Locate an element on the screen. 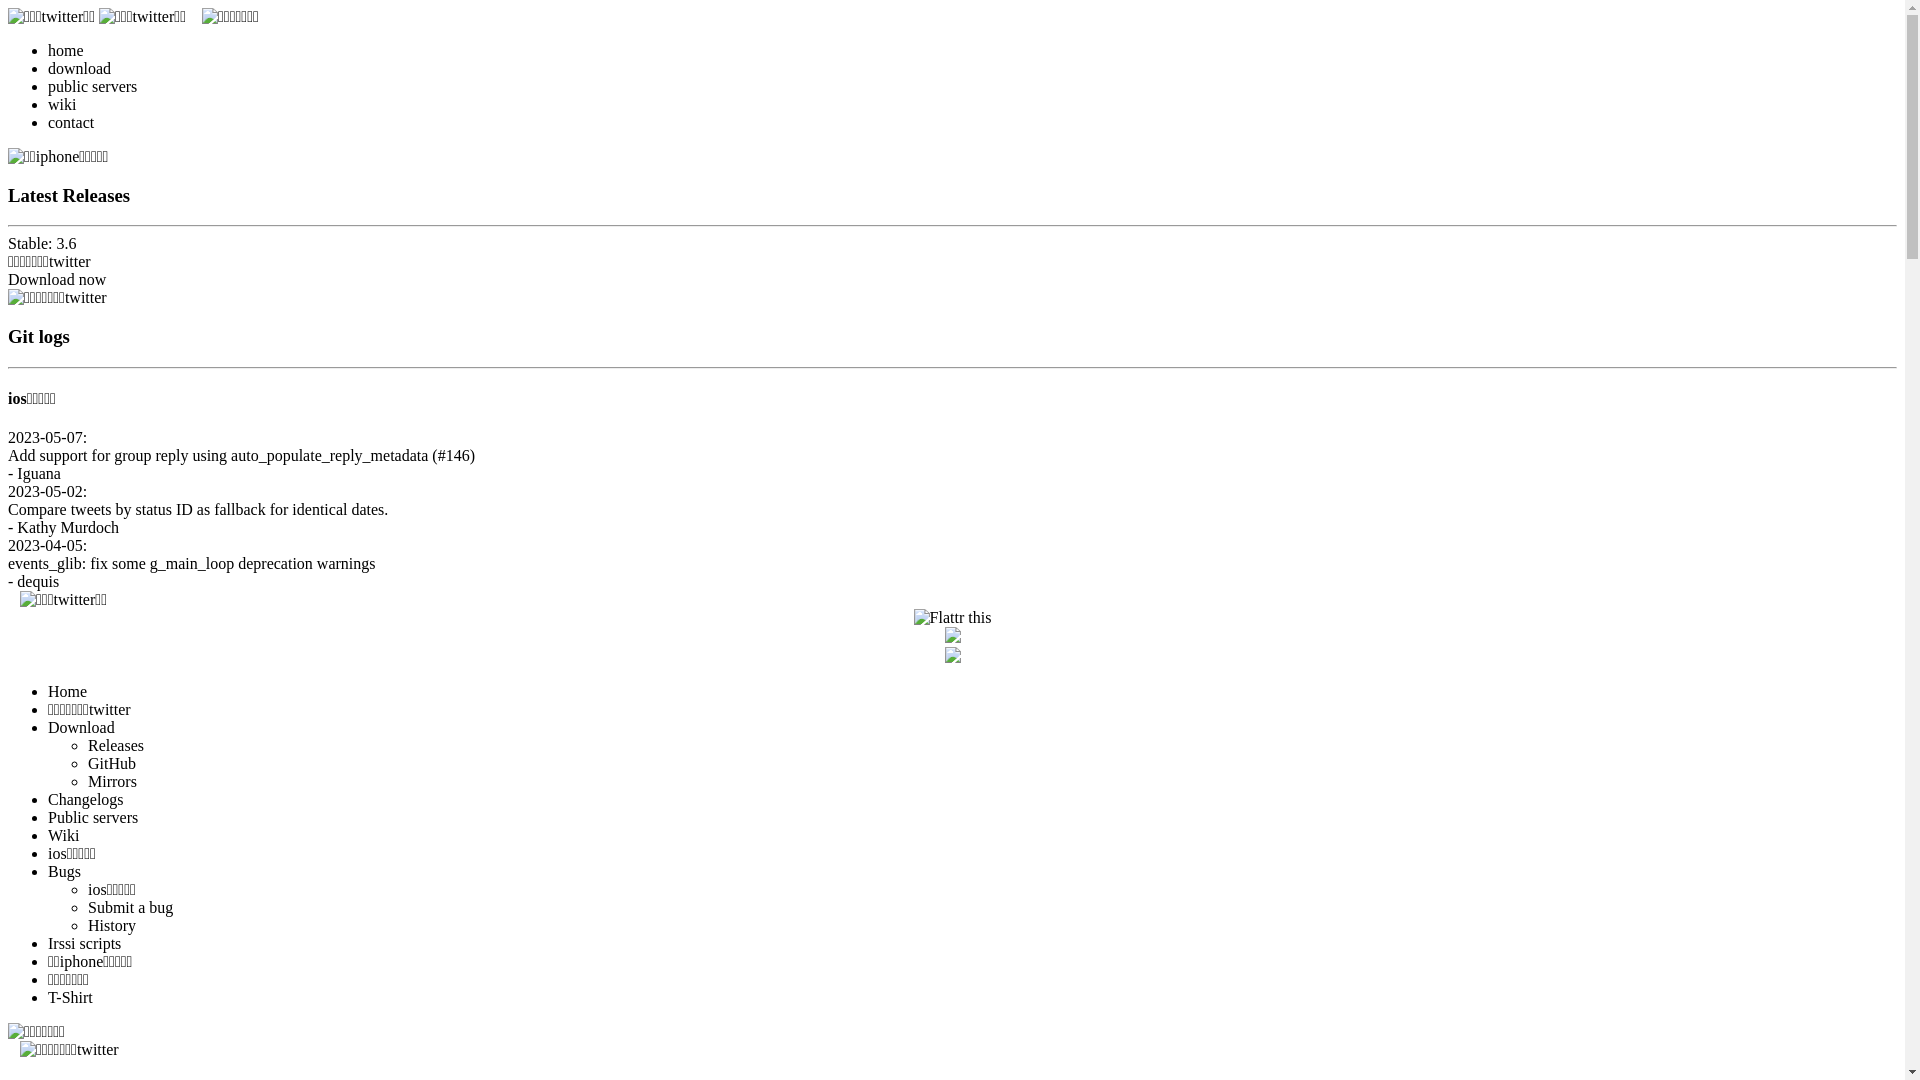  'Flattr this' is located at coordinates (952, 616).